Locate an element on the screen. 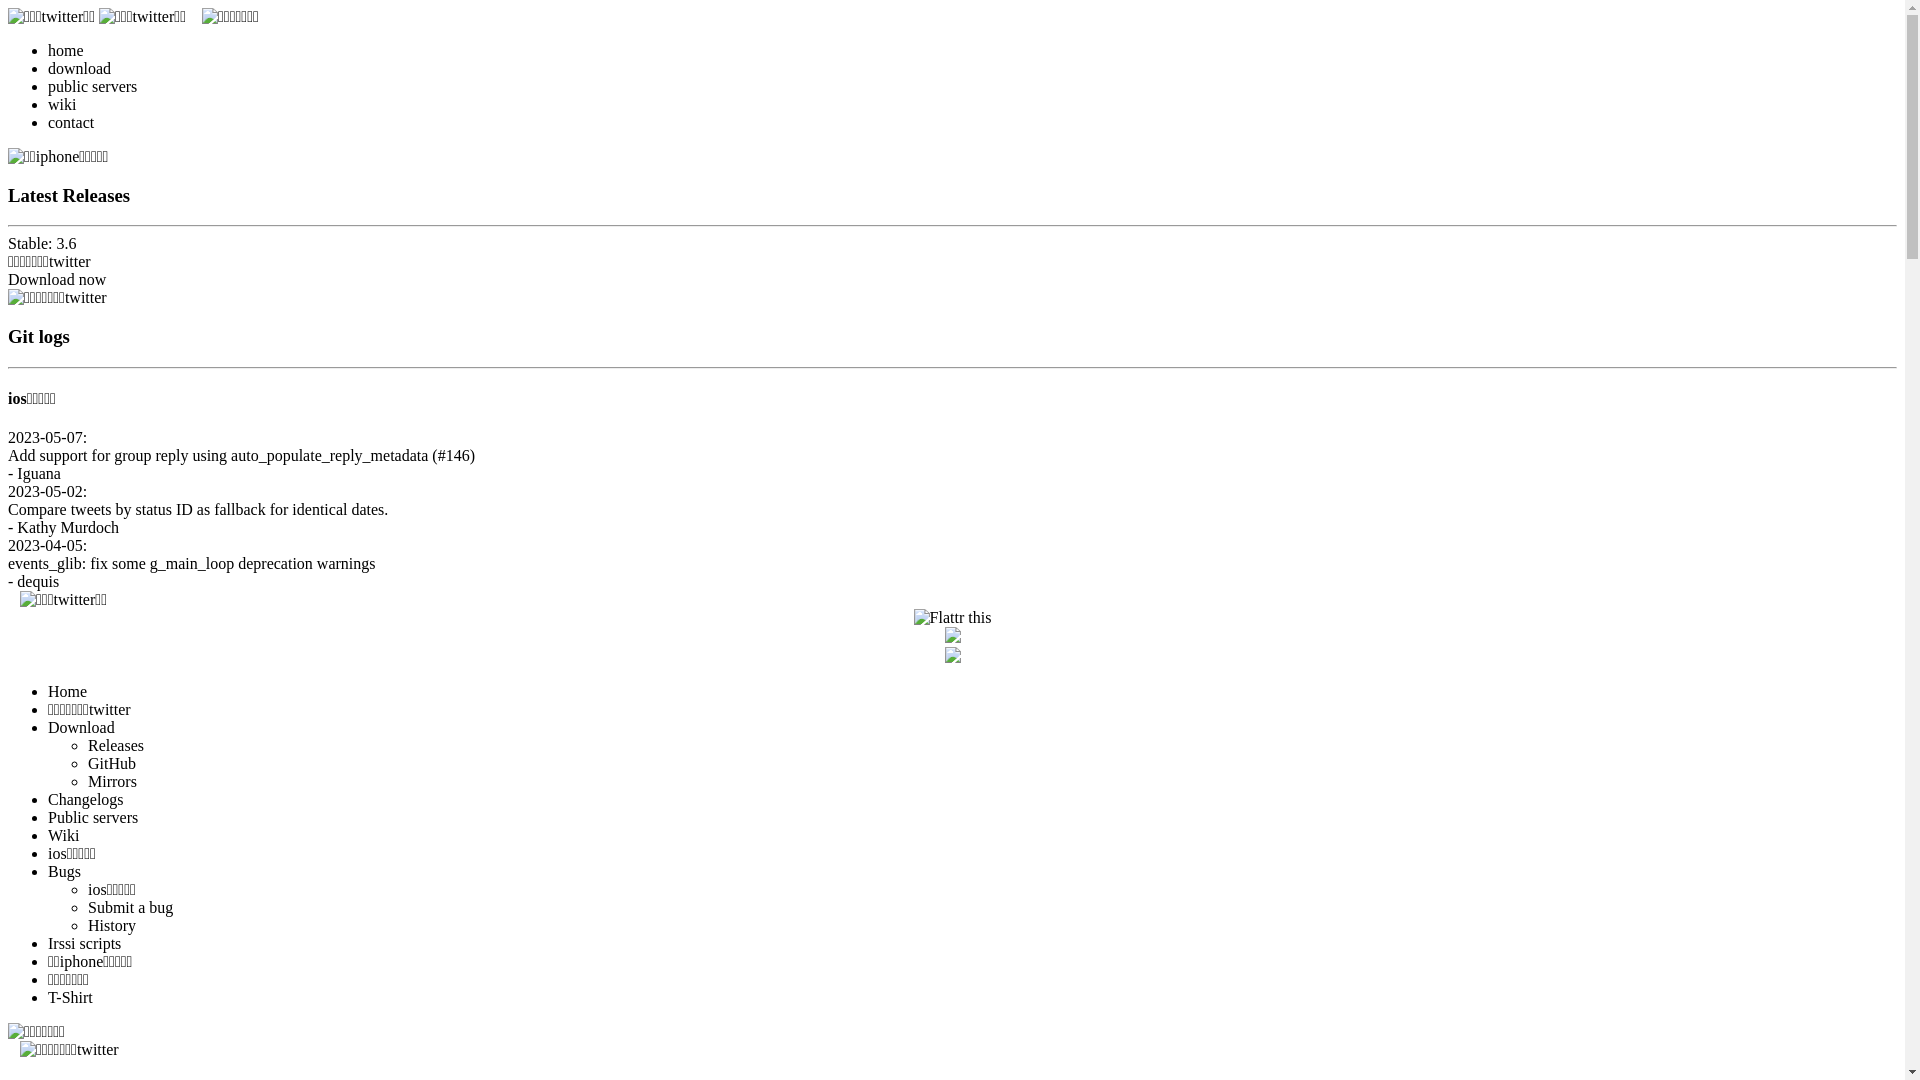  'Flattr this' is located at coordinates (952, 616).